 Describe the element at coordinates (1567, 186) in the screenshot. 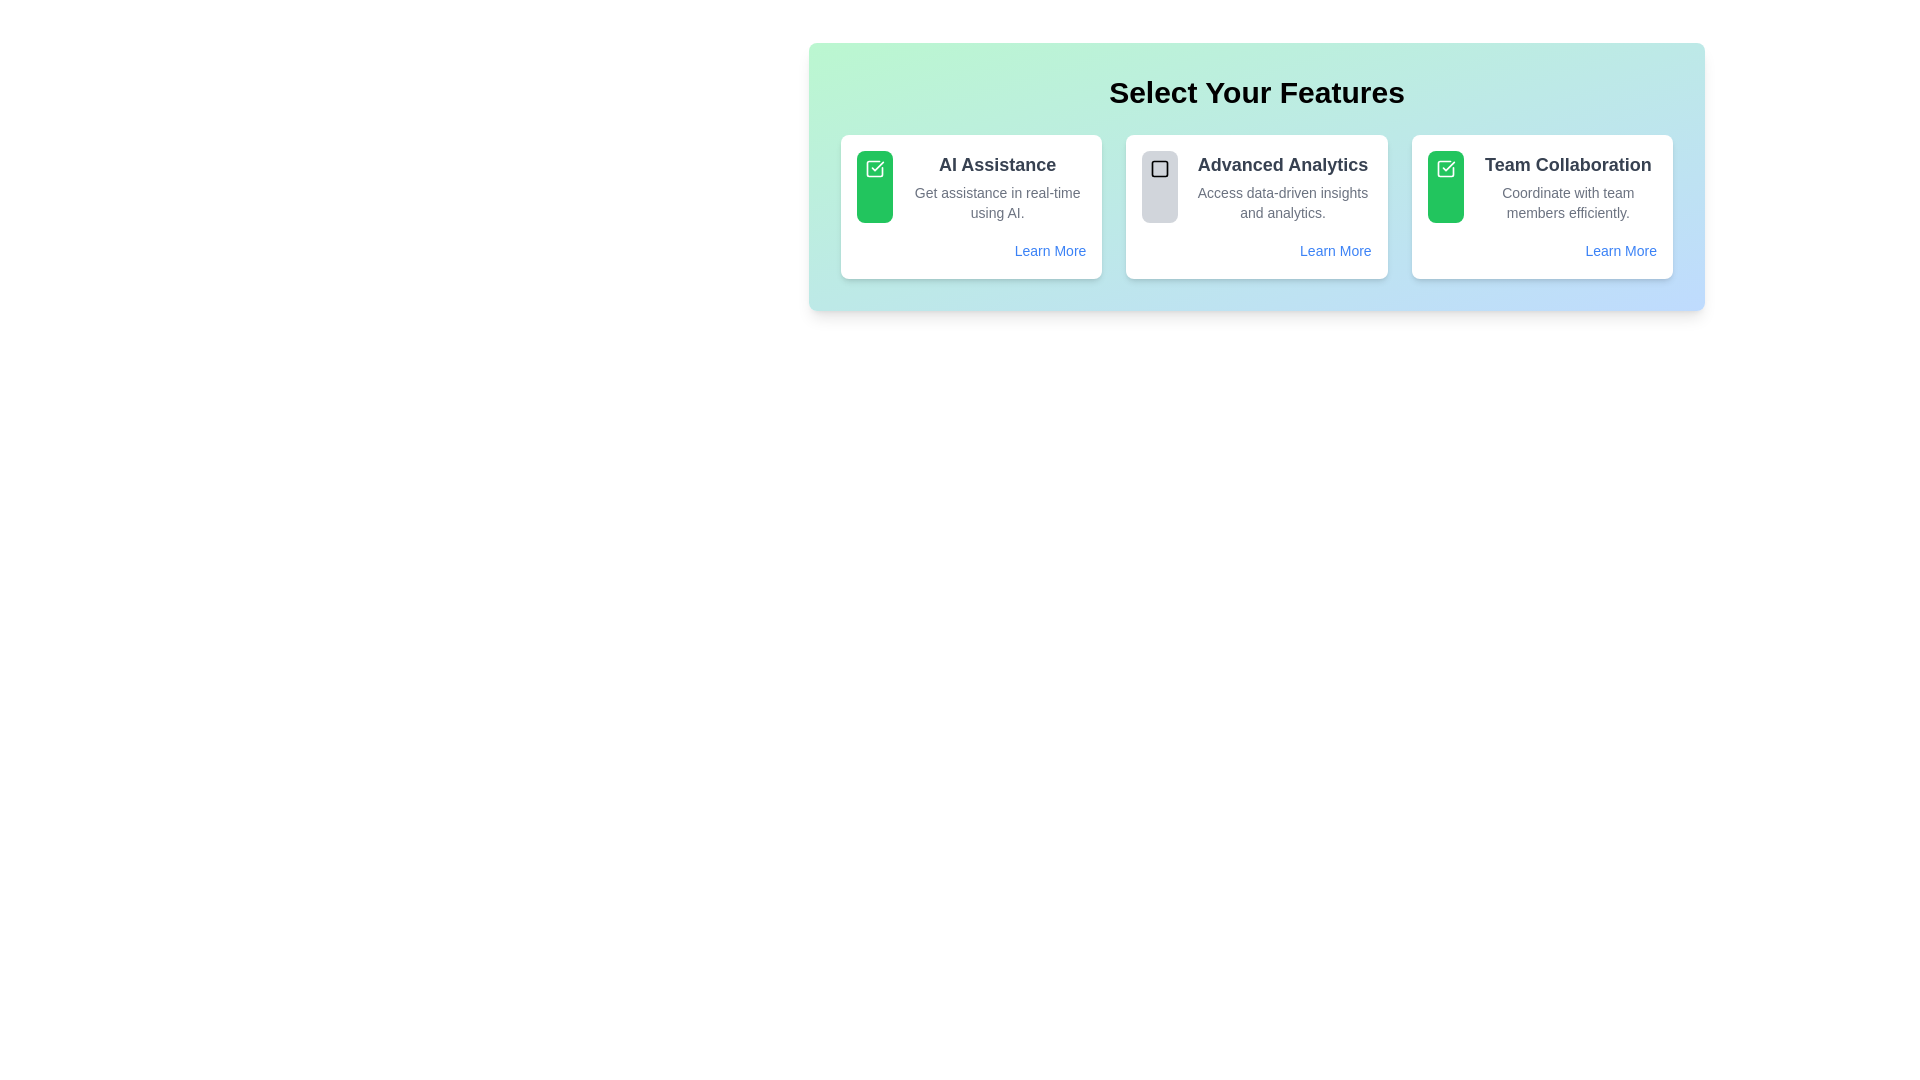

I see `text content describing the 'Team Collaboration' feature, which is located in the rightmost card of a row of three cards, providing information on coordinating with team members efficiently` at that location.